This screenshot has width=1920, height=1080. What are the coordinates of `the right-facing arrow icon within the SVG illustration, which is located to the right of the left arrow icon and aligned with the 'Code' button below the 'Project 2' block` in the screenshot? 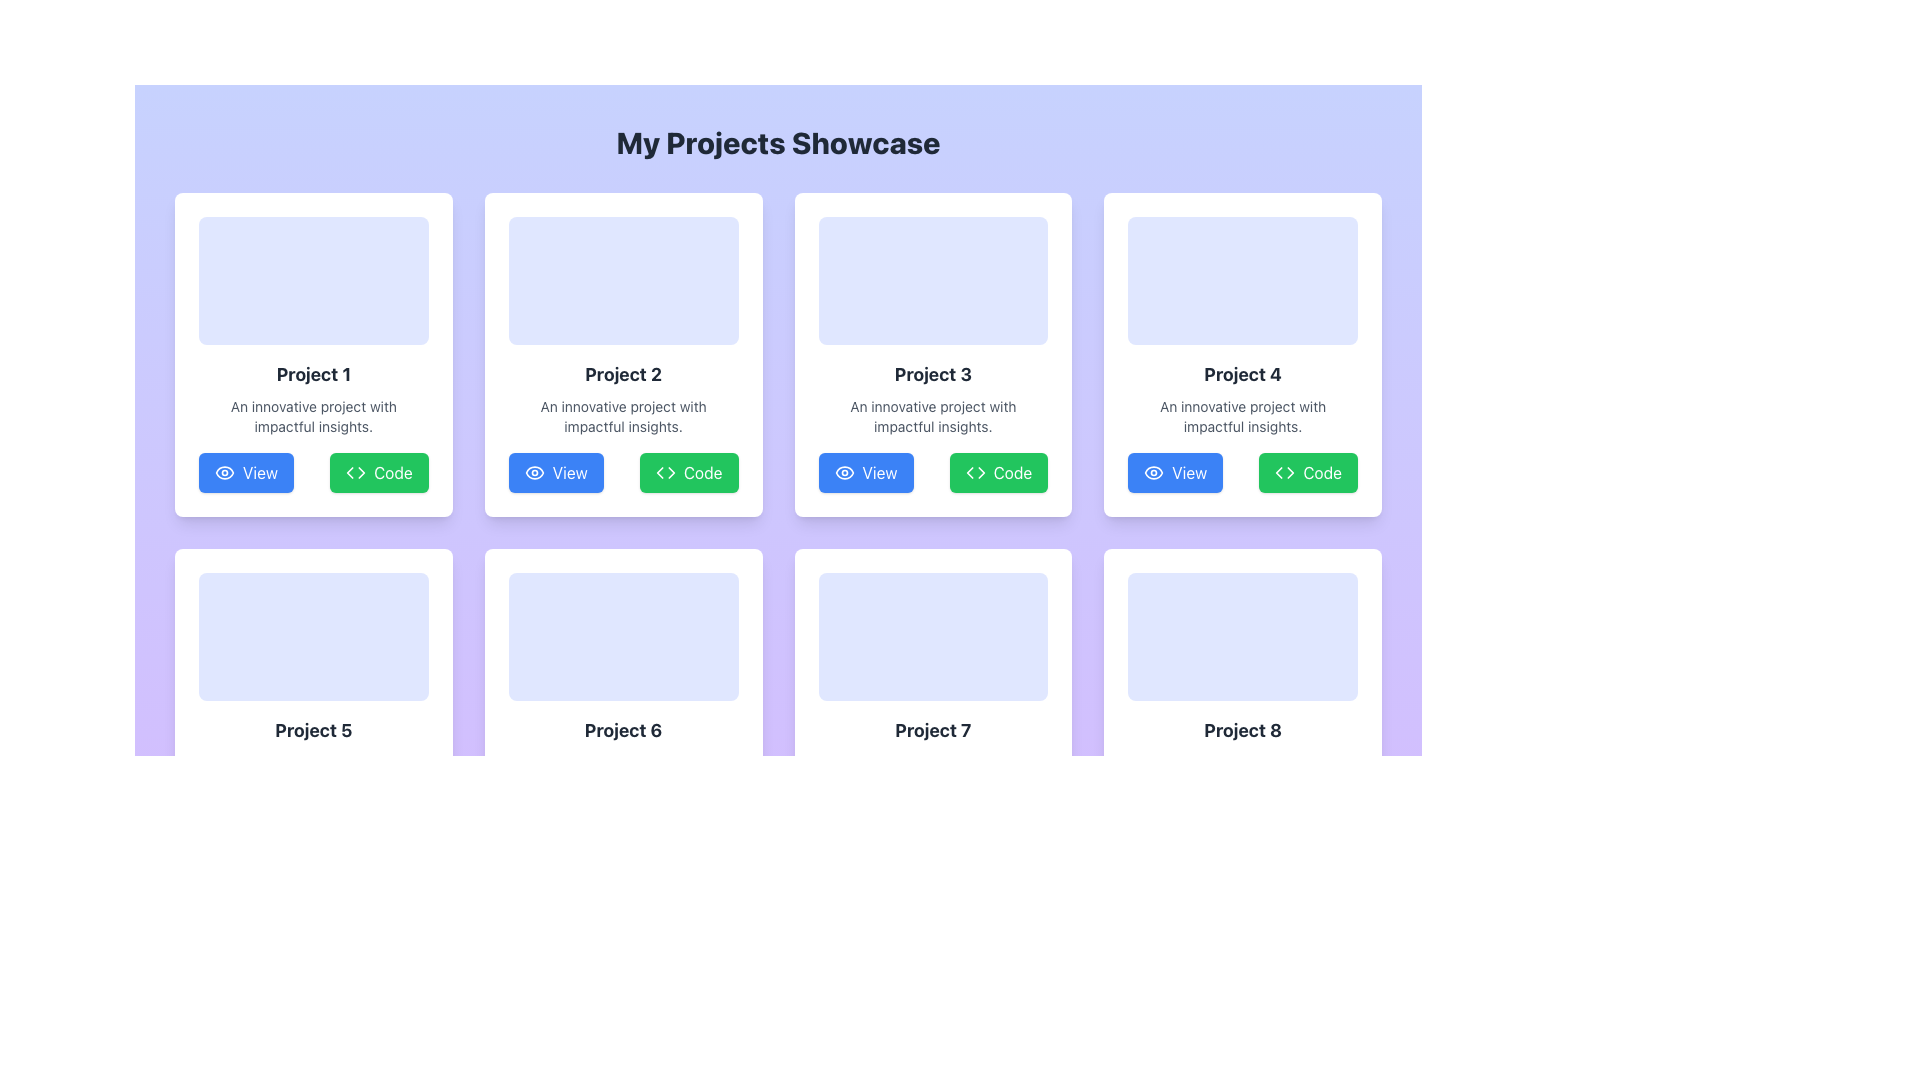 It's located at (671, 473).